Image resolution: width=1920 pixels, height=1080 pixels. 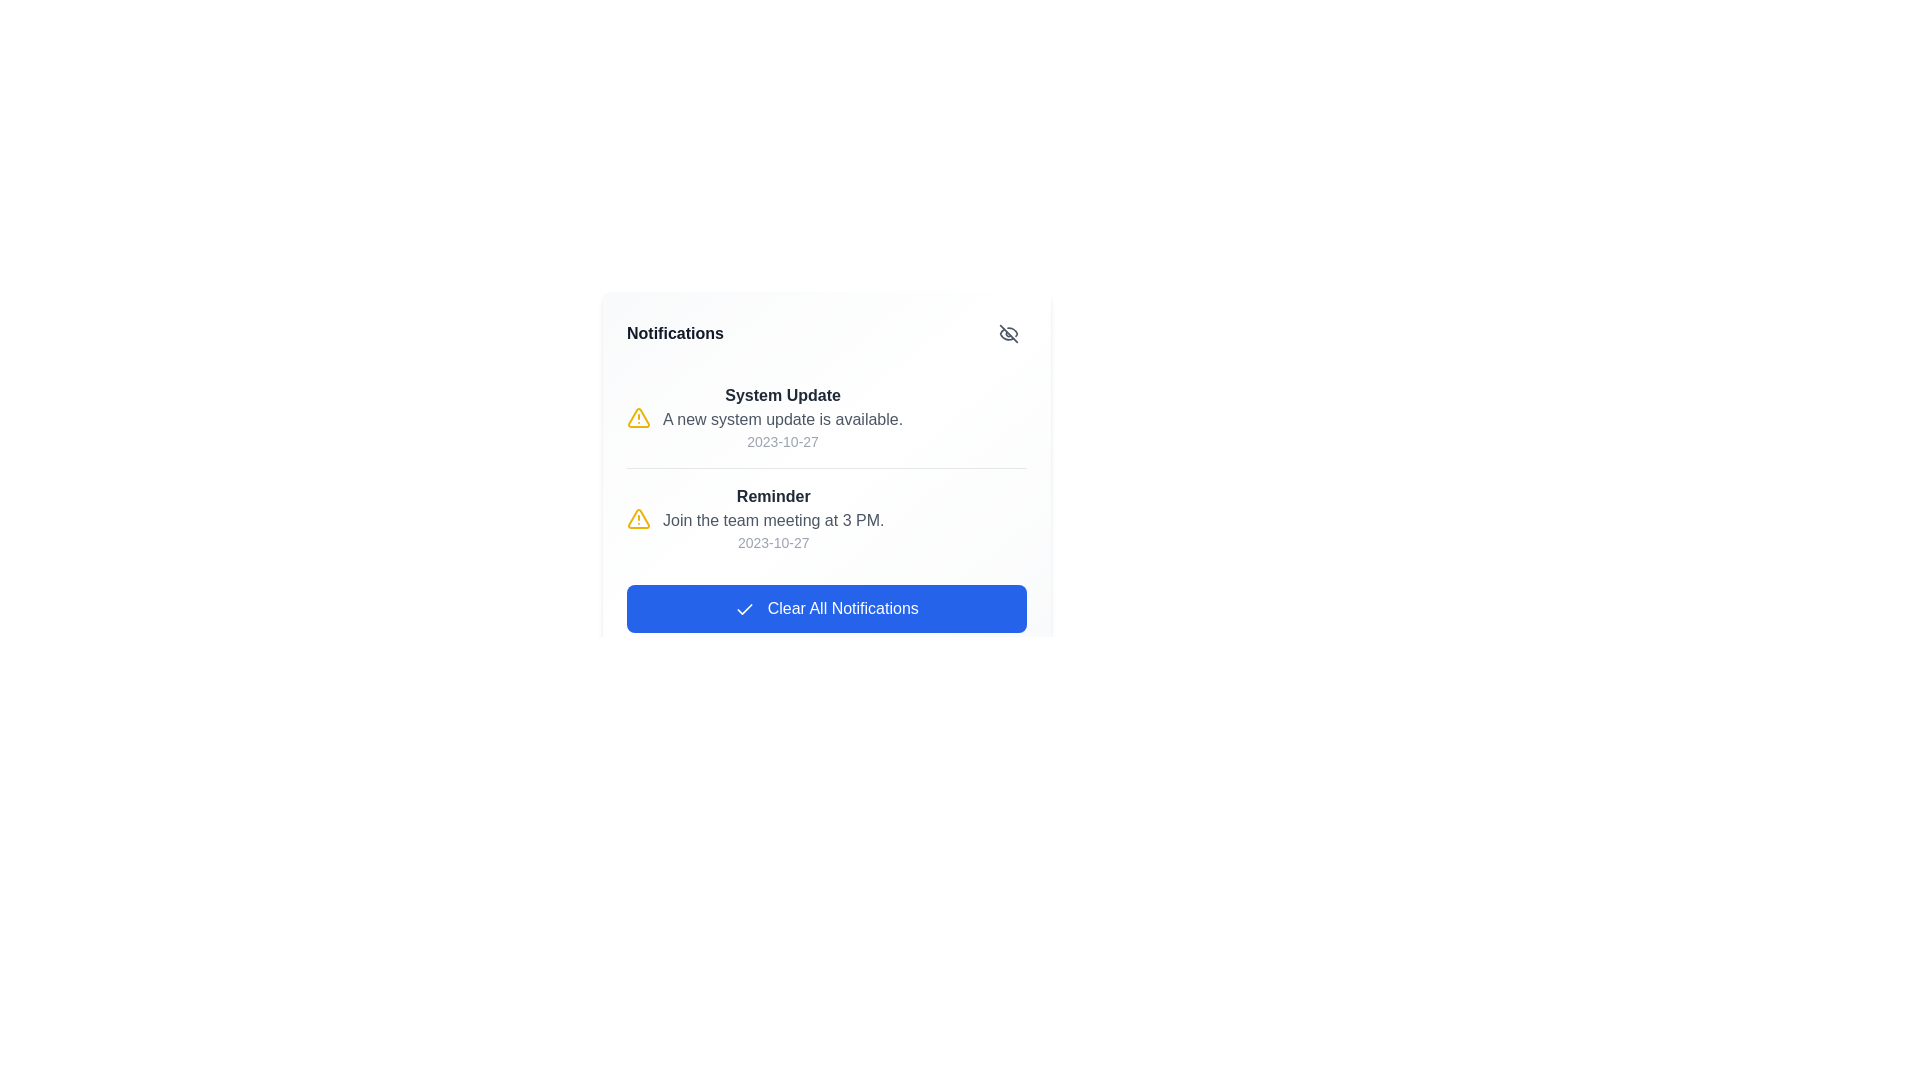 What do you see at coordinates (772, 496) in the screenshot?
I see `the bold dark gray text element labeled 'Reminder', which is visually prominent and positioned above the 'Join the team meeting at 3 PM.' text` at bounding box center [772, 496].